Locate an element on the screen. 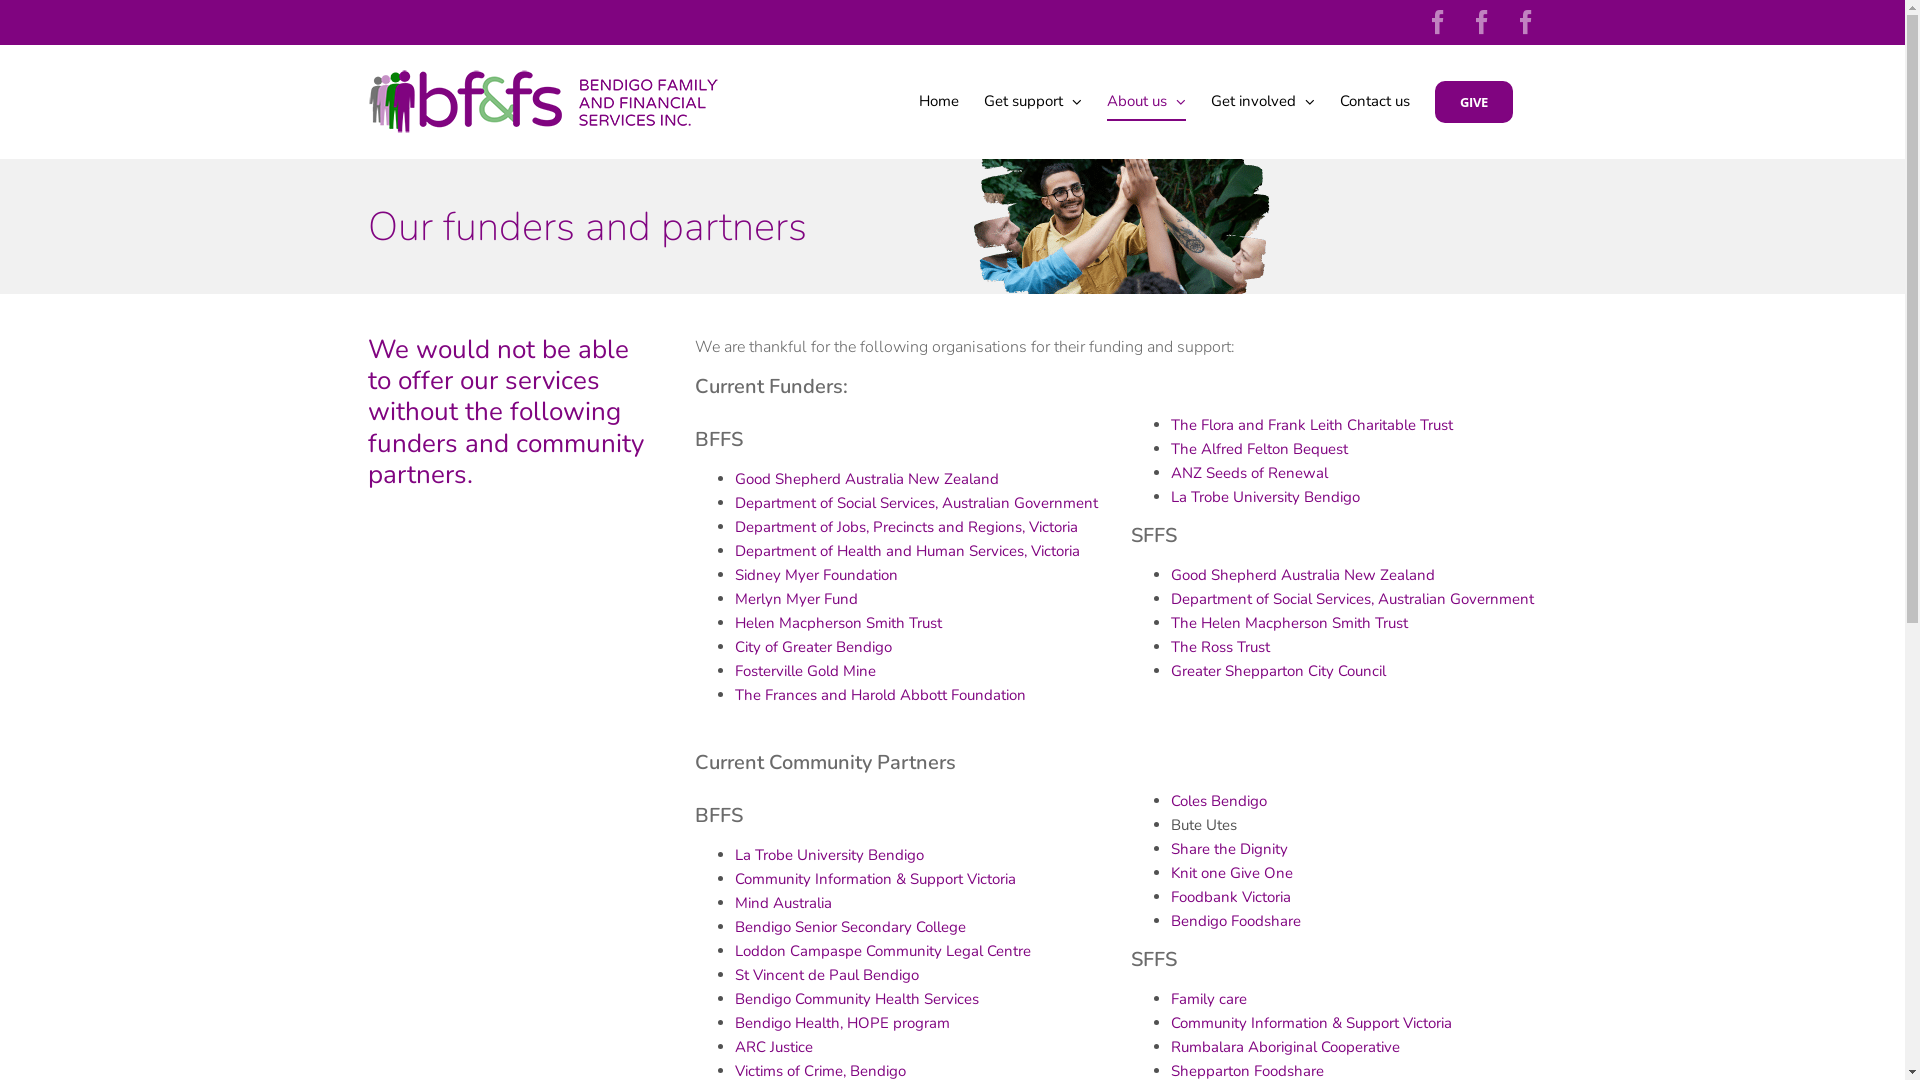 Image resolution: width=1920 pixels, height=1080 pixels. 'The Helen Macpherson Smith Trust' is located at coordinates (1171, 622).